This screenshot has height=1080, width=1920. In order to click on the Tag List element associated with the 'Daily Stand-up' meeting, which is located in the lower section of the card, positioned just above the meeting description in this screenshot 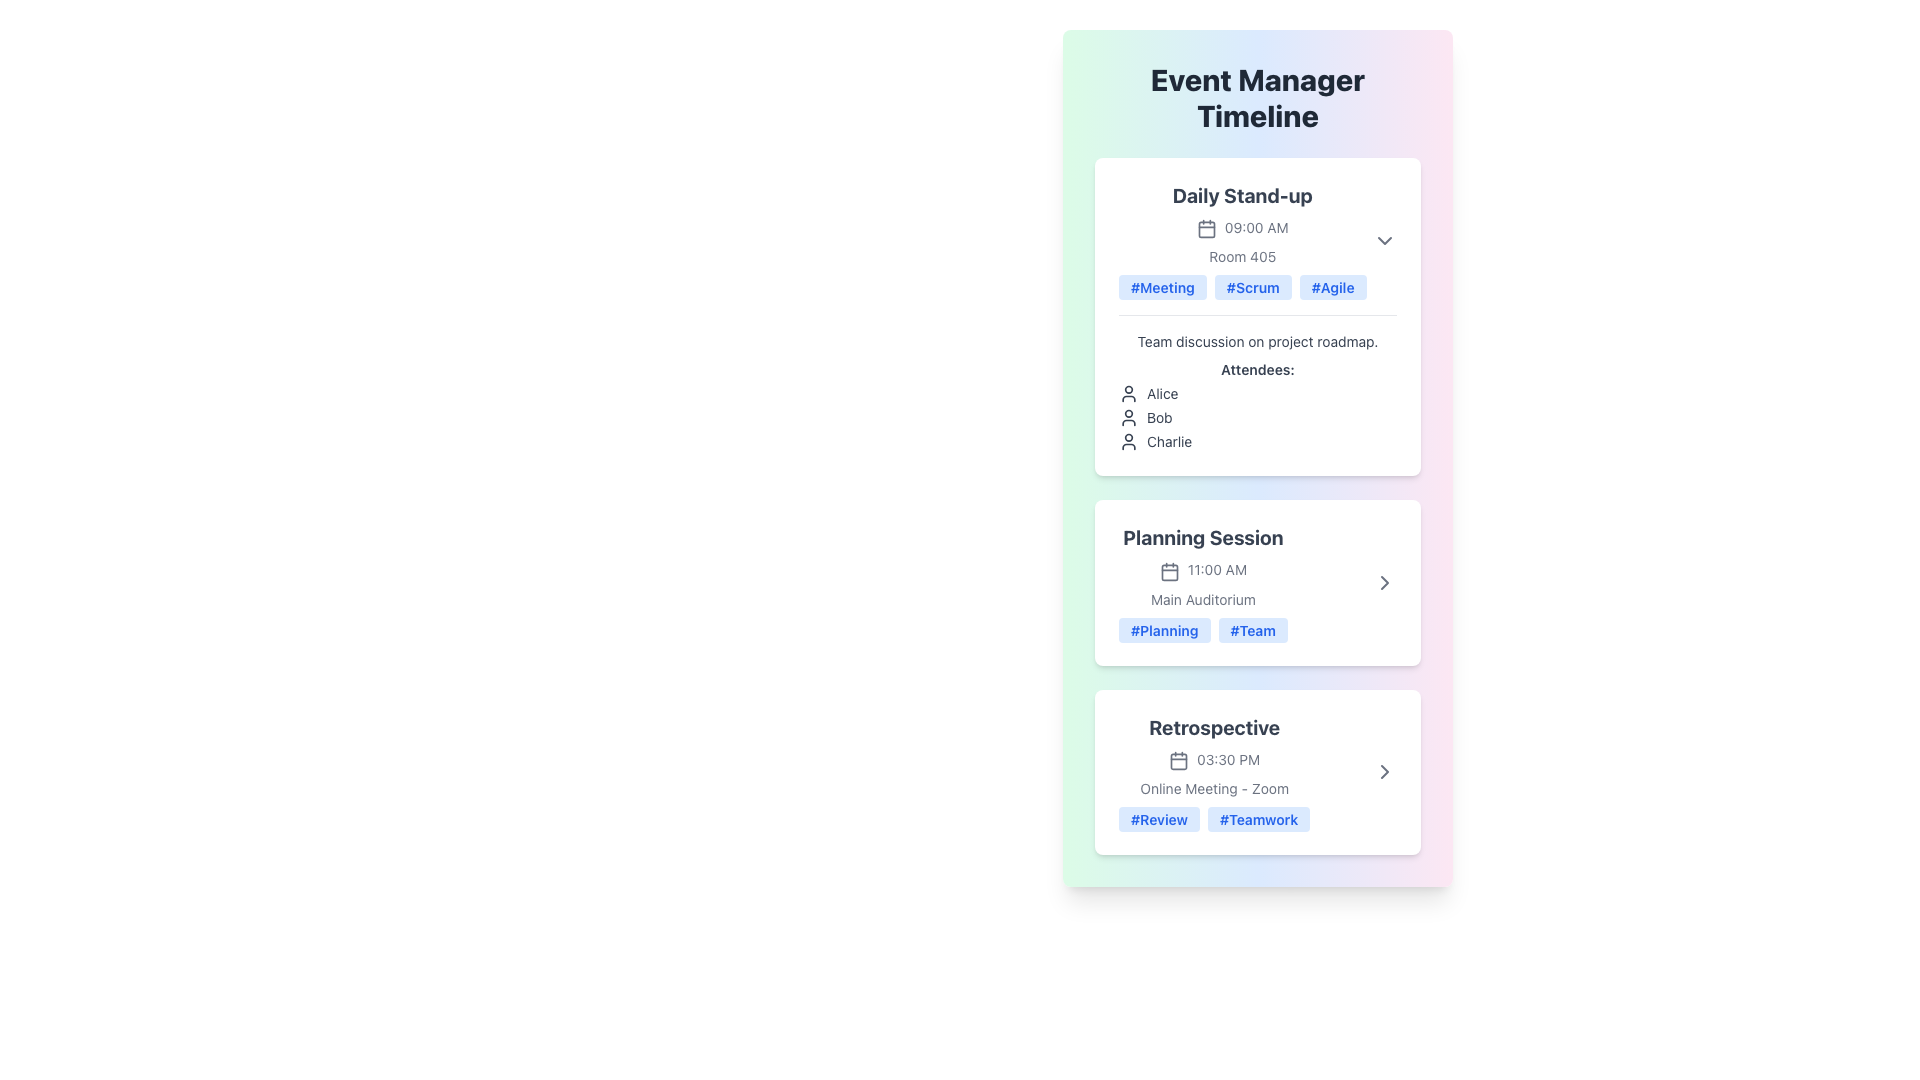, I will do `click(1241, 287)`.